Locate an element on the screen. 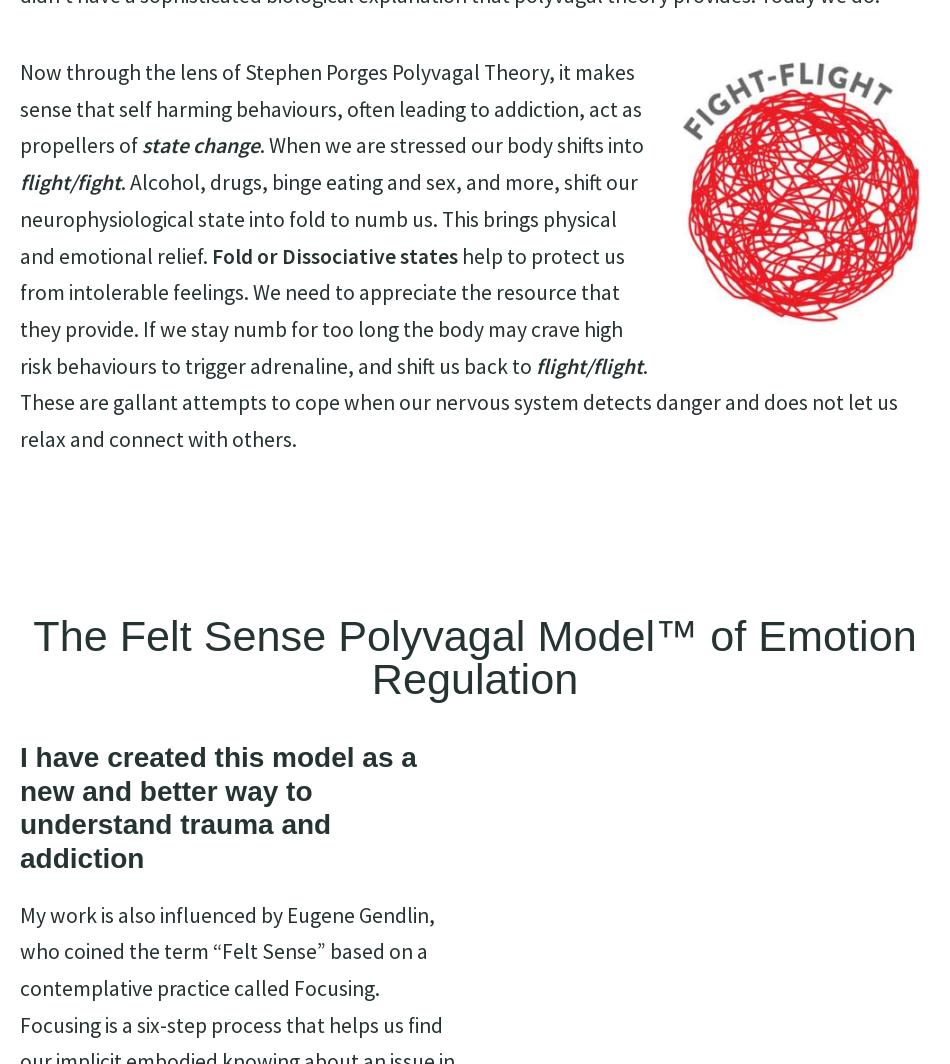 The height and width of the screenshot is (1064, 950). 'The Felt Sense Polyvagal Model™ of Emotion Regulation' is located at coordinates (473, 656).